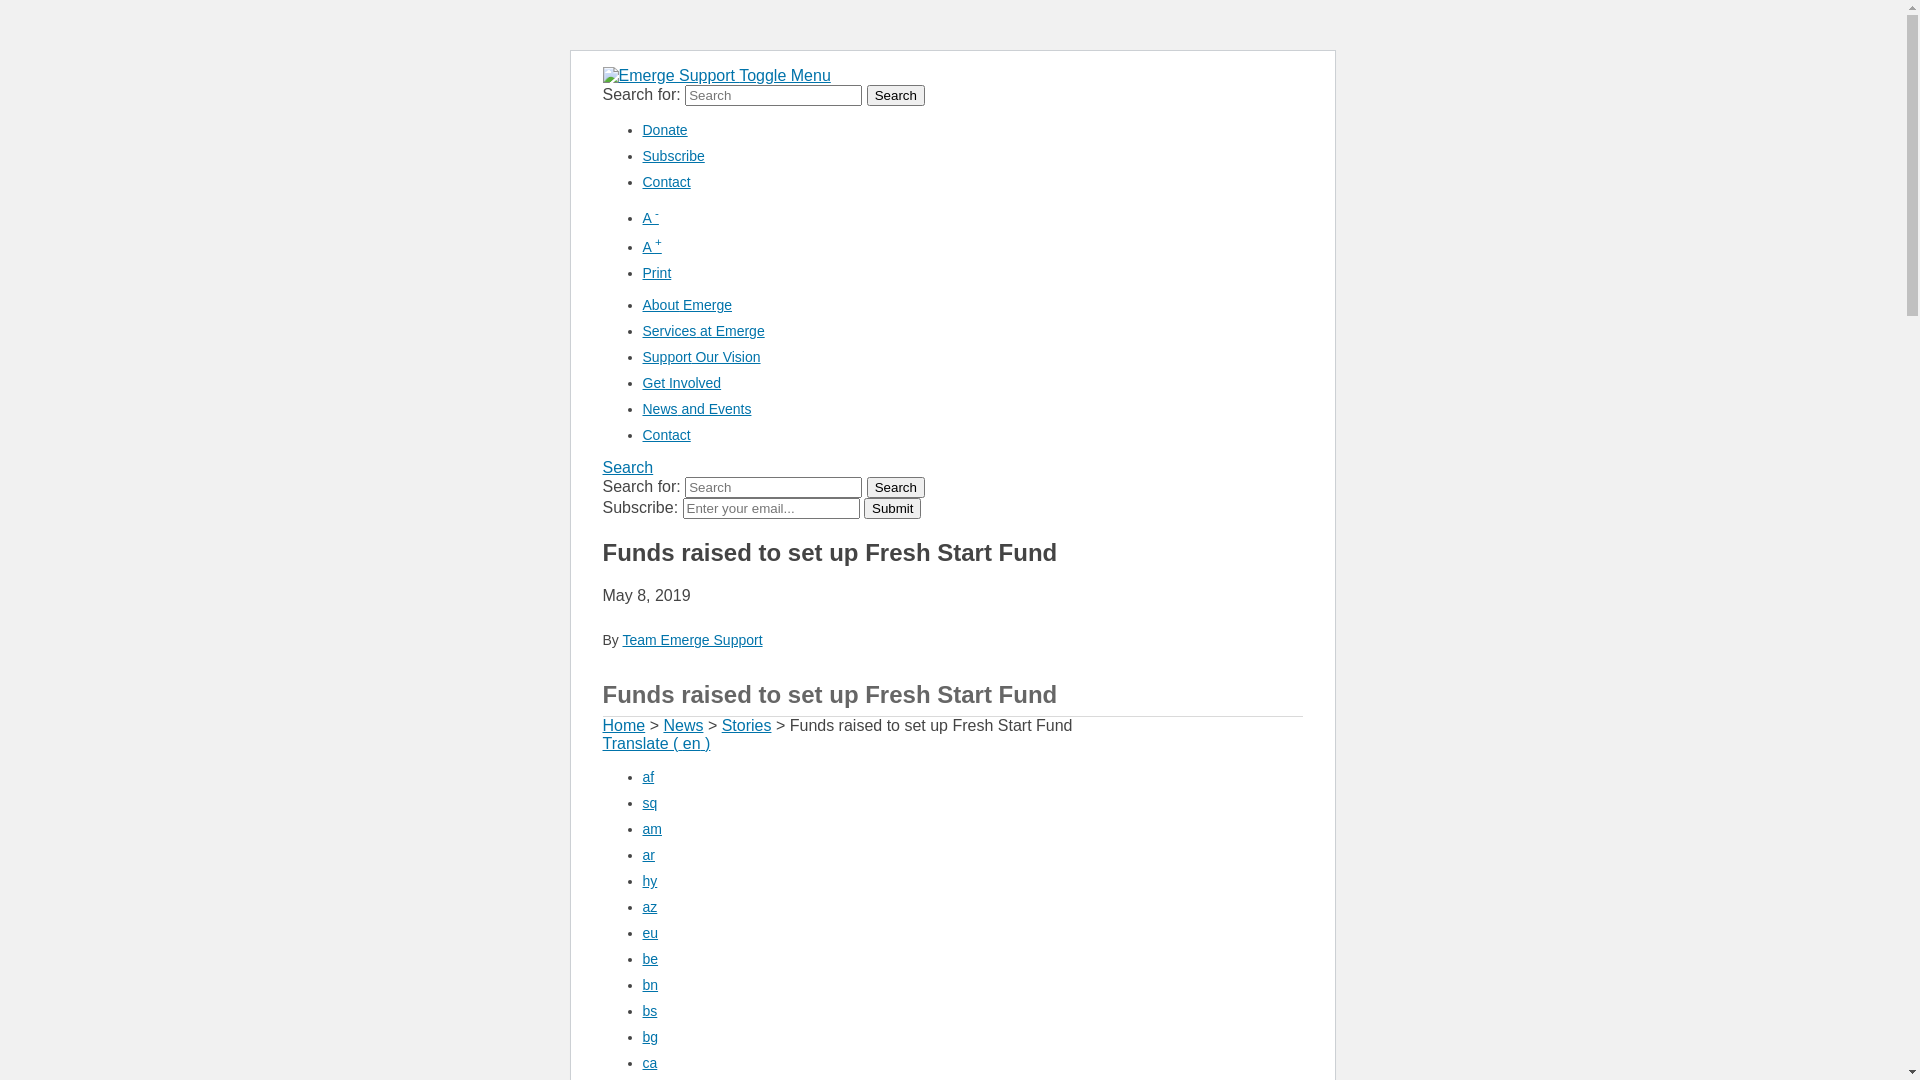 The width and height of the screenshot is (1920, 1080). What do you see at coordinates (682, 725) in the screenshot?
I see `'News'` at bounding box center [682, 725].